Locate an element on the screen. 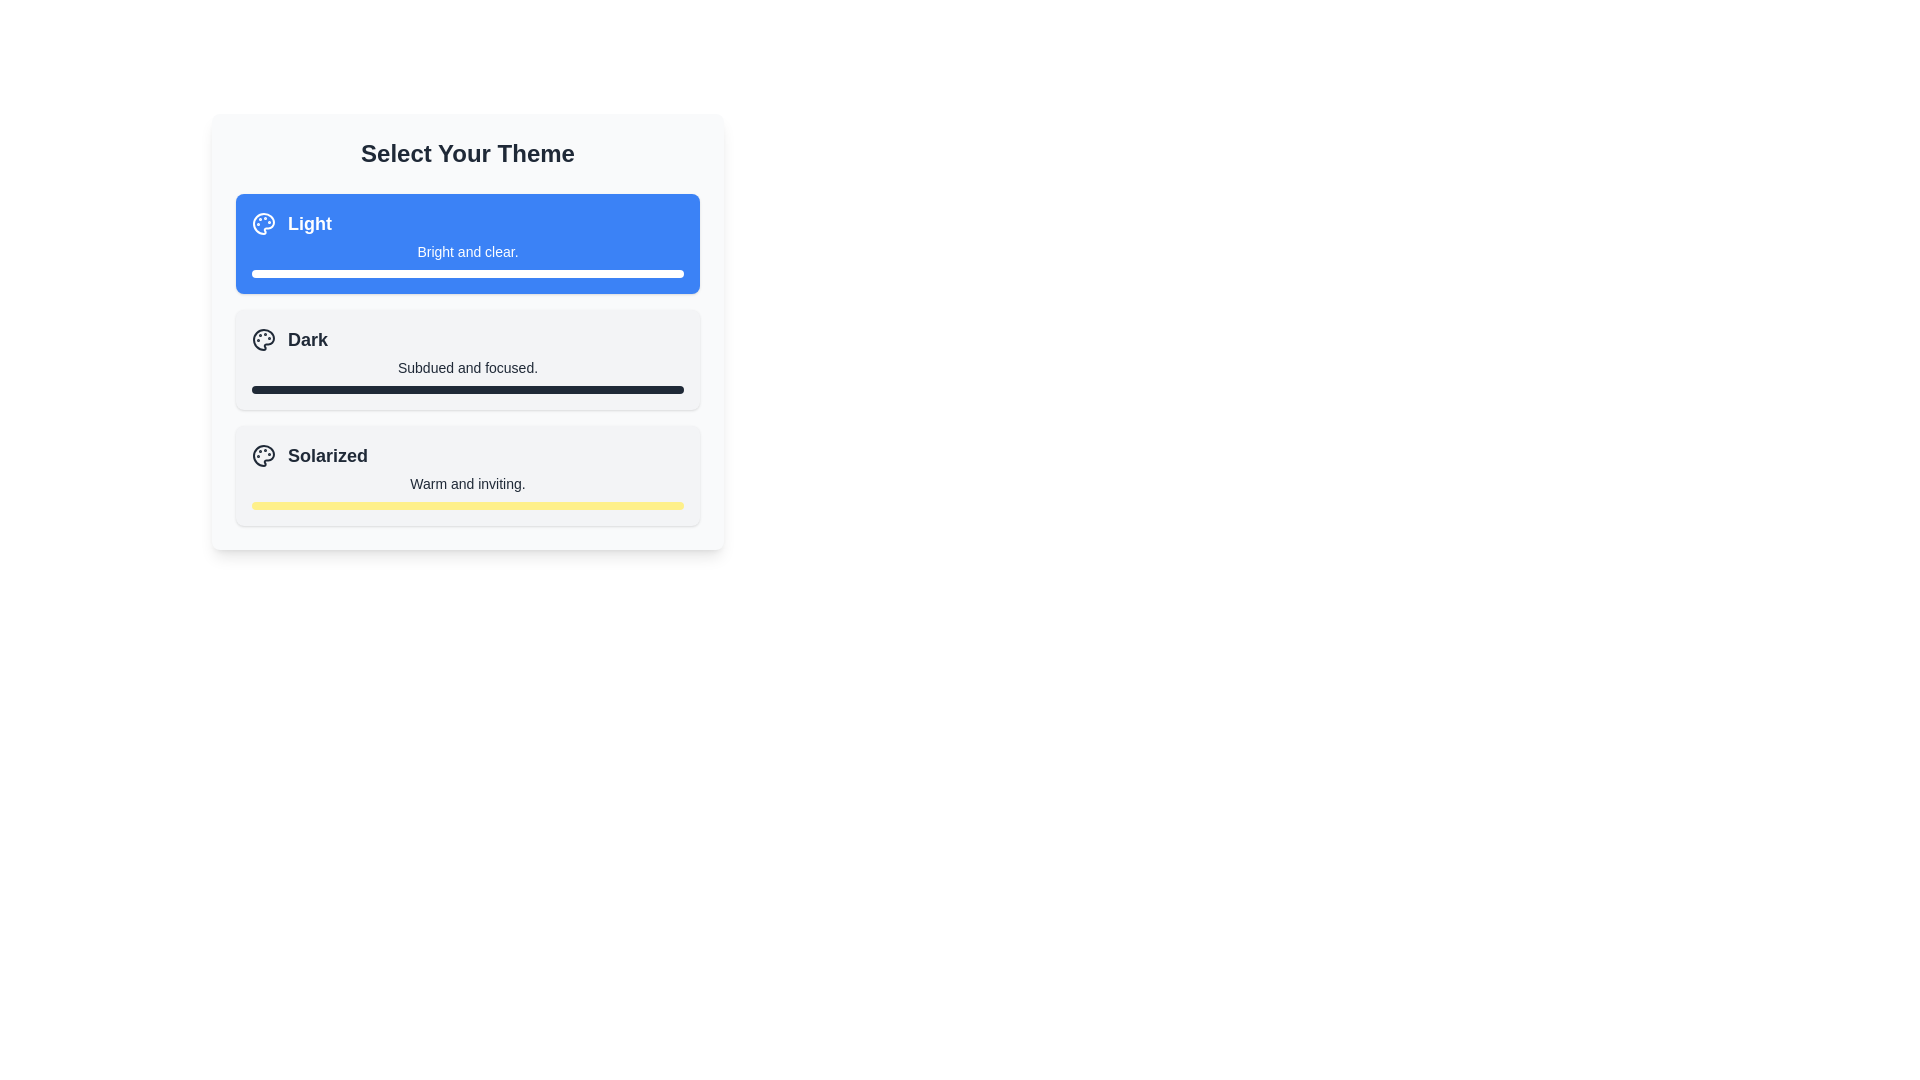 This screenshot has width=1920, height=1080. the first selectable card with a blue background and the text 'Light' in bold is located at coordinates (466, 242).